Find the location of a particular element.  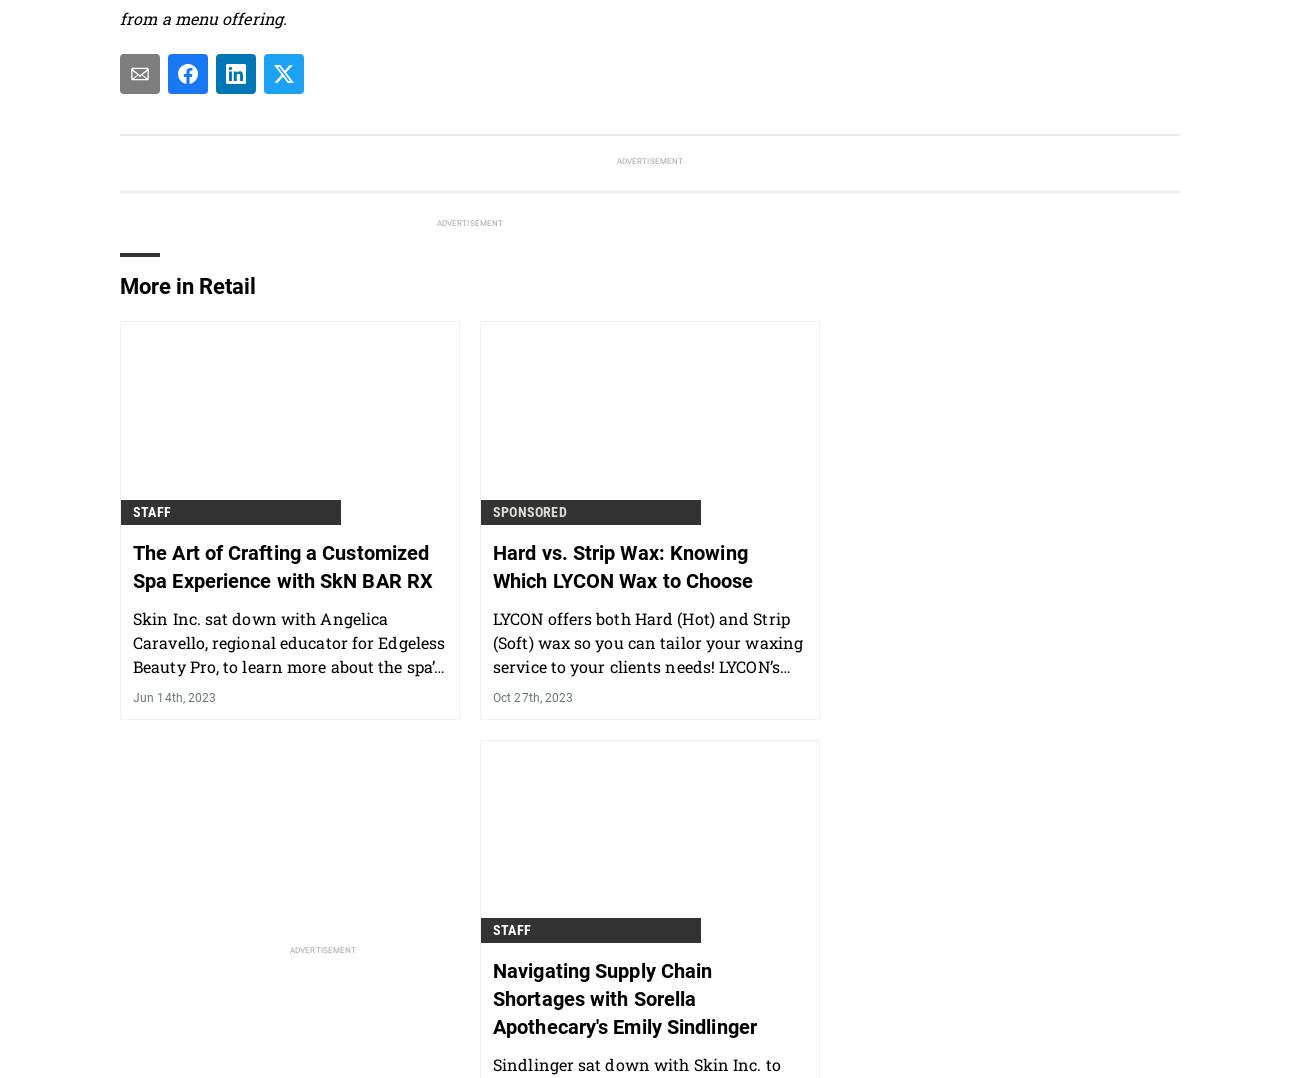

'Jun 14th, 2023' is located at coordinates (174, 696).